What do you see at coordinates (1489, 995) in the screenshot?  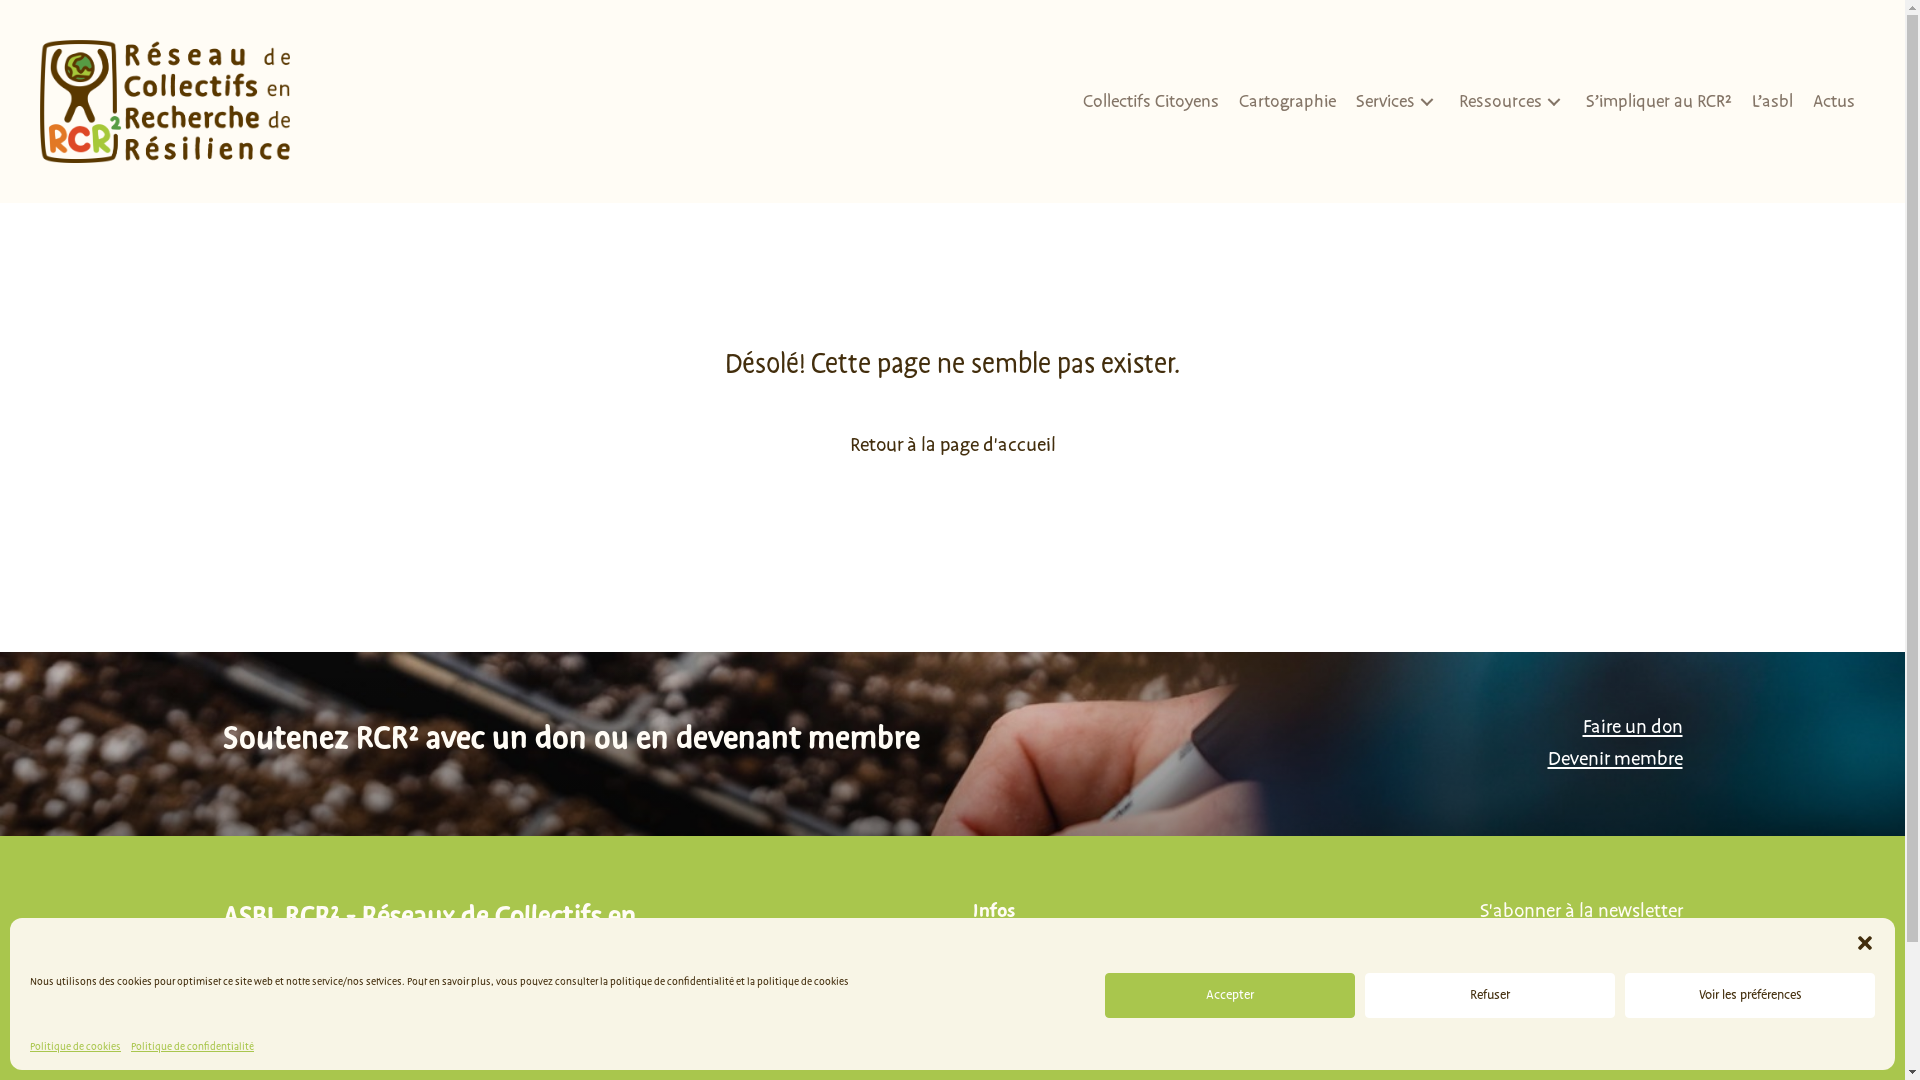 I see `'Refuser'` at bounding box center [1489, 995].